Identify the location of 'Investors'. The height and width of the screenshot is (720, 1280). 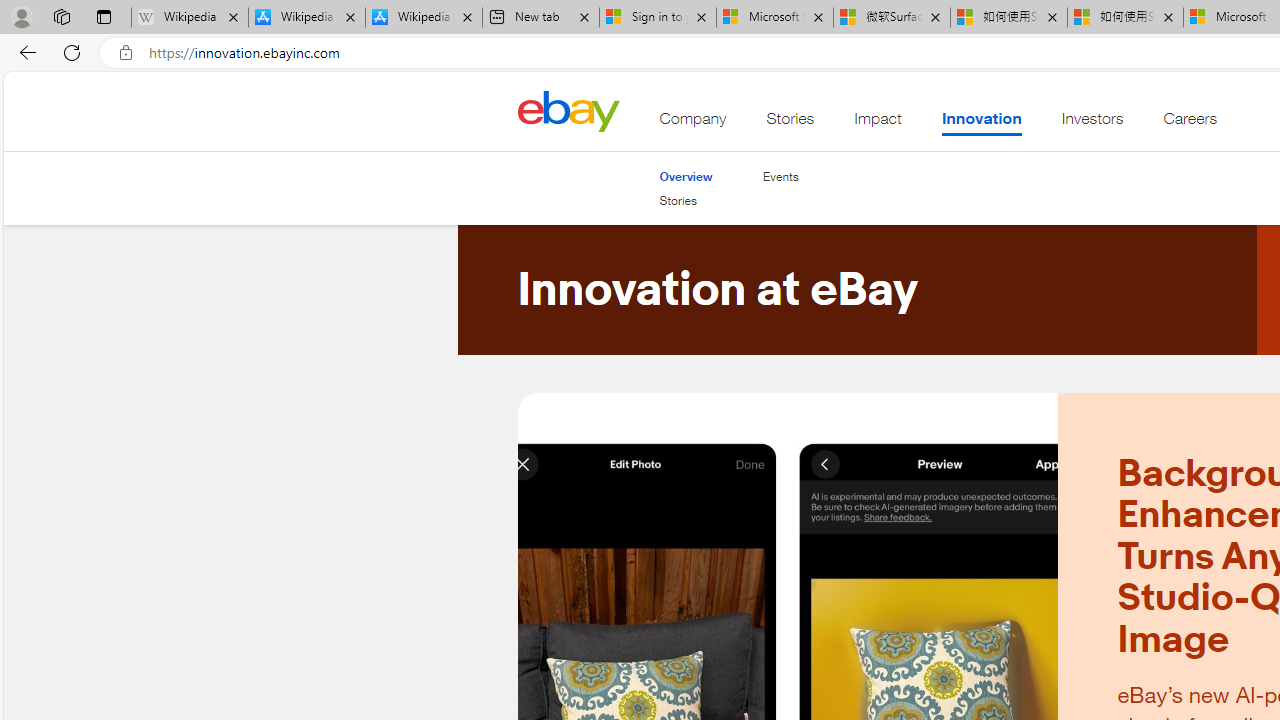
(1091, 123).